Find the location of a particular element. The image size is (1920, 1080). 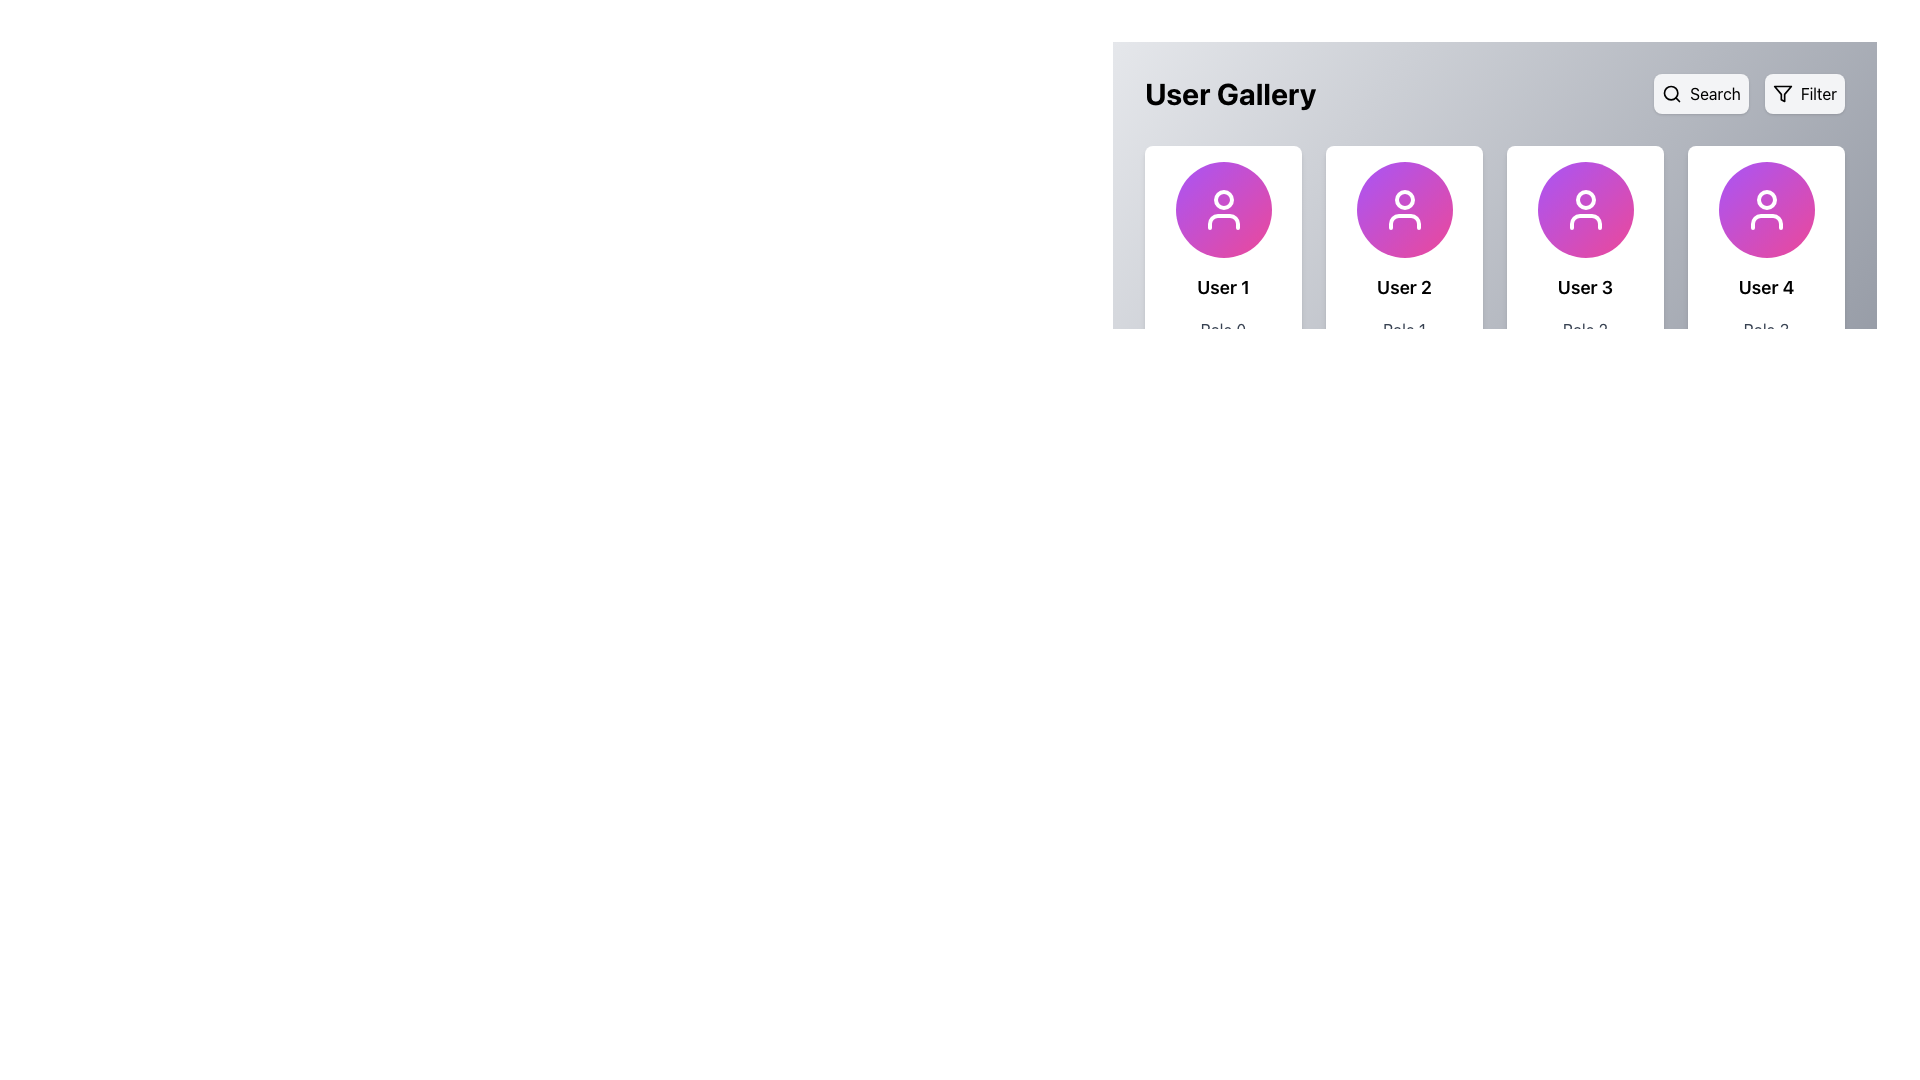

the avatar icon located at the top center of the card displaying user information, directly above the text 'User 3' and 'Role 2' is located at coordinates (1584, 209).